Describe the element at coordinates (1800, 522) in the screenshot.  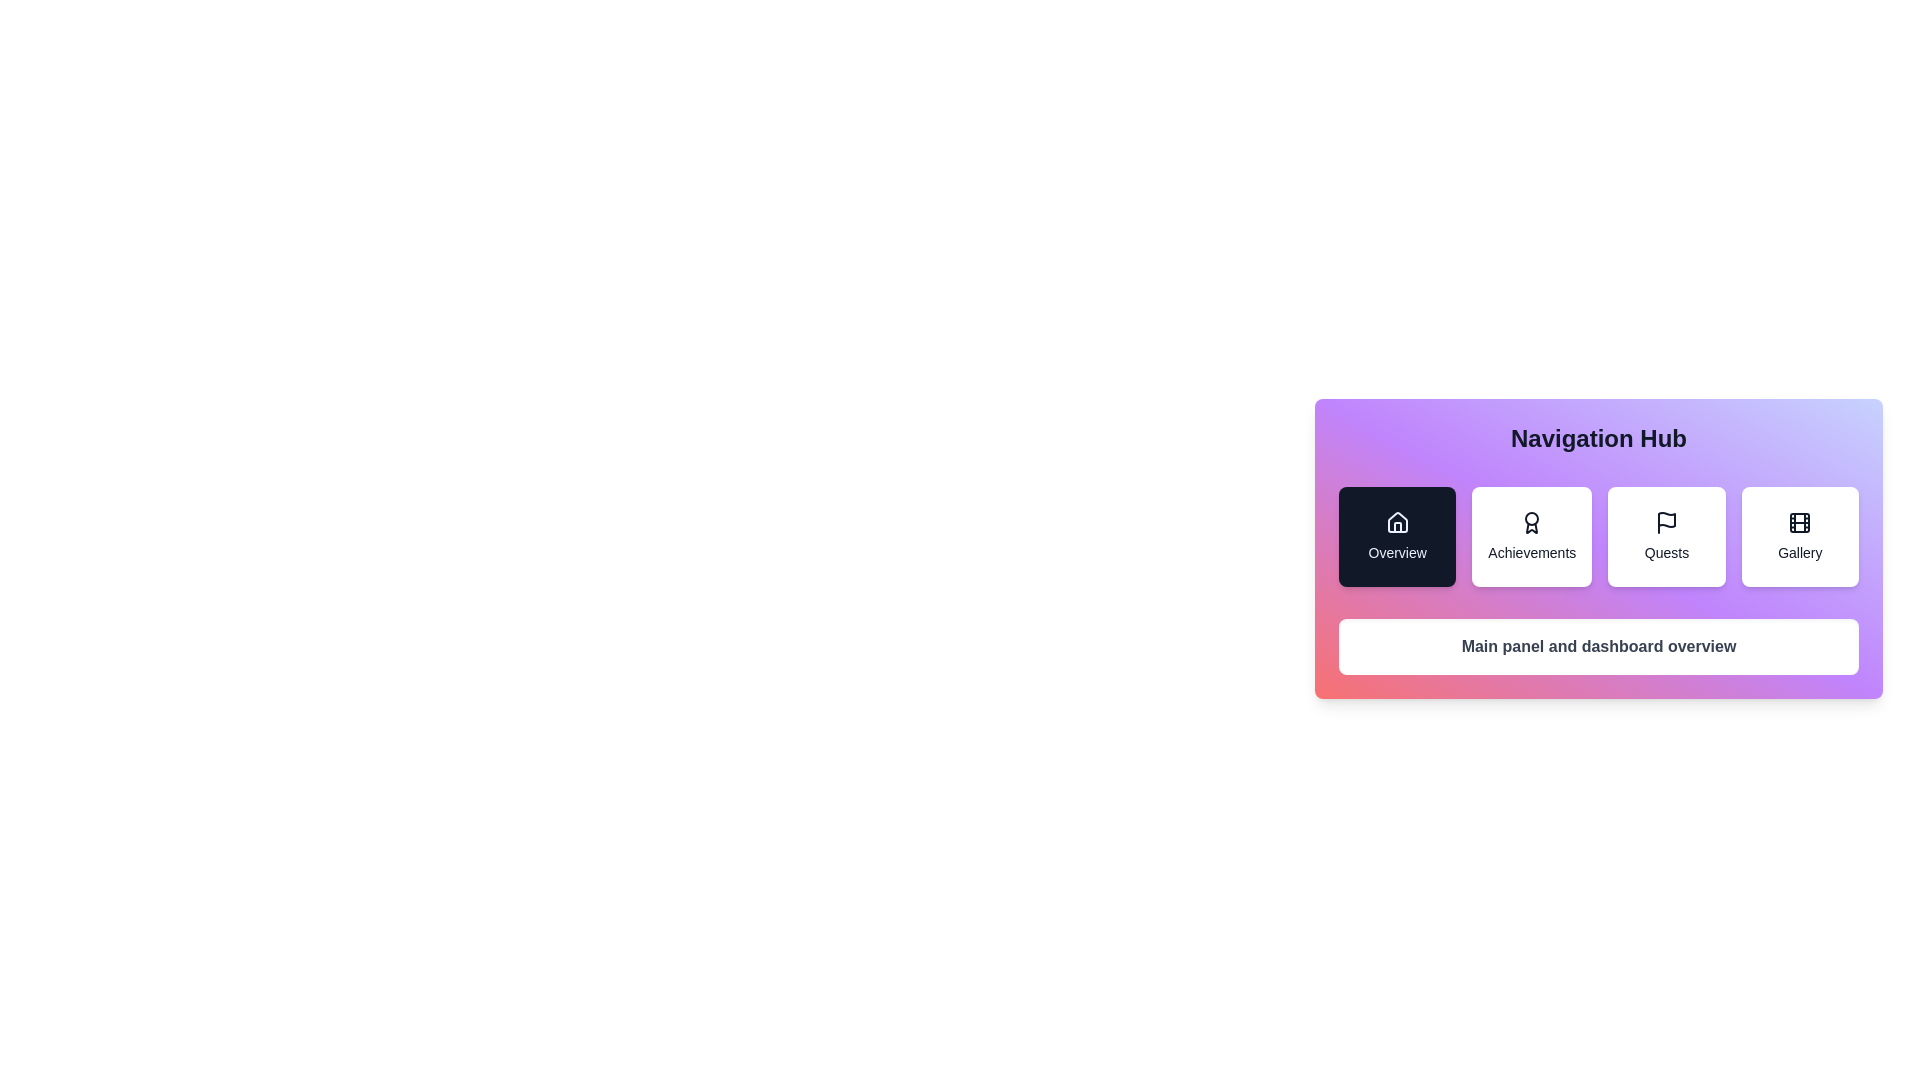
I see `the Gallery icon button, which resembles a film strip and is the fourth button in the row near the top-right corner of the navigation hub panel` at that location.